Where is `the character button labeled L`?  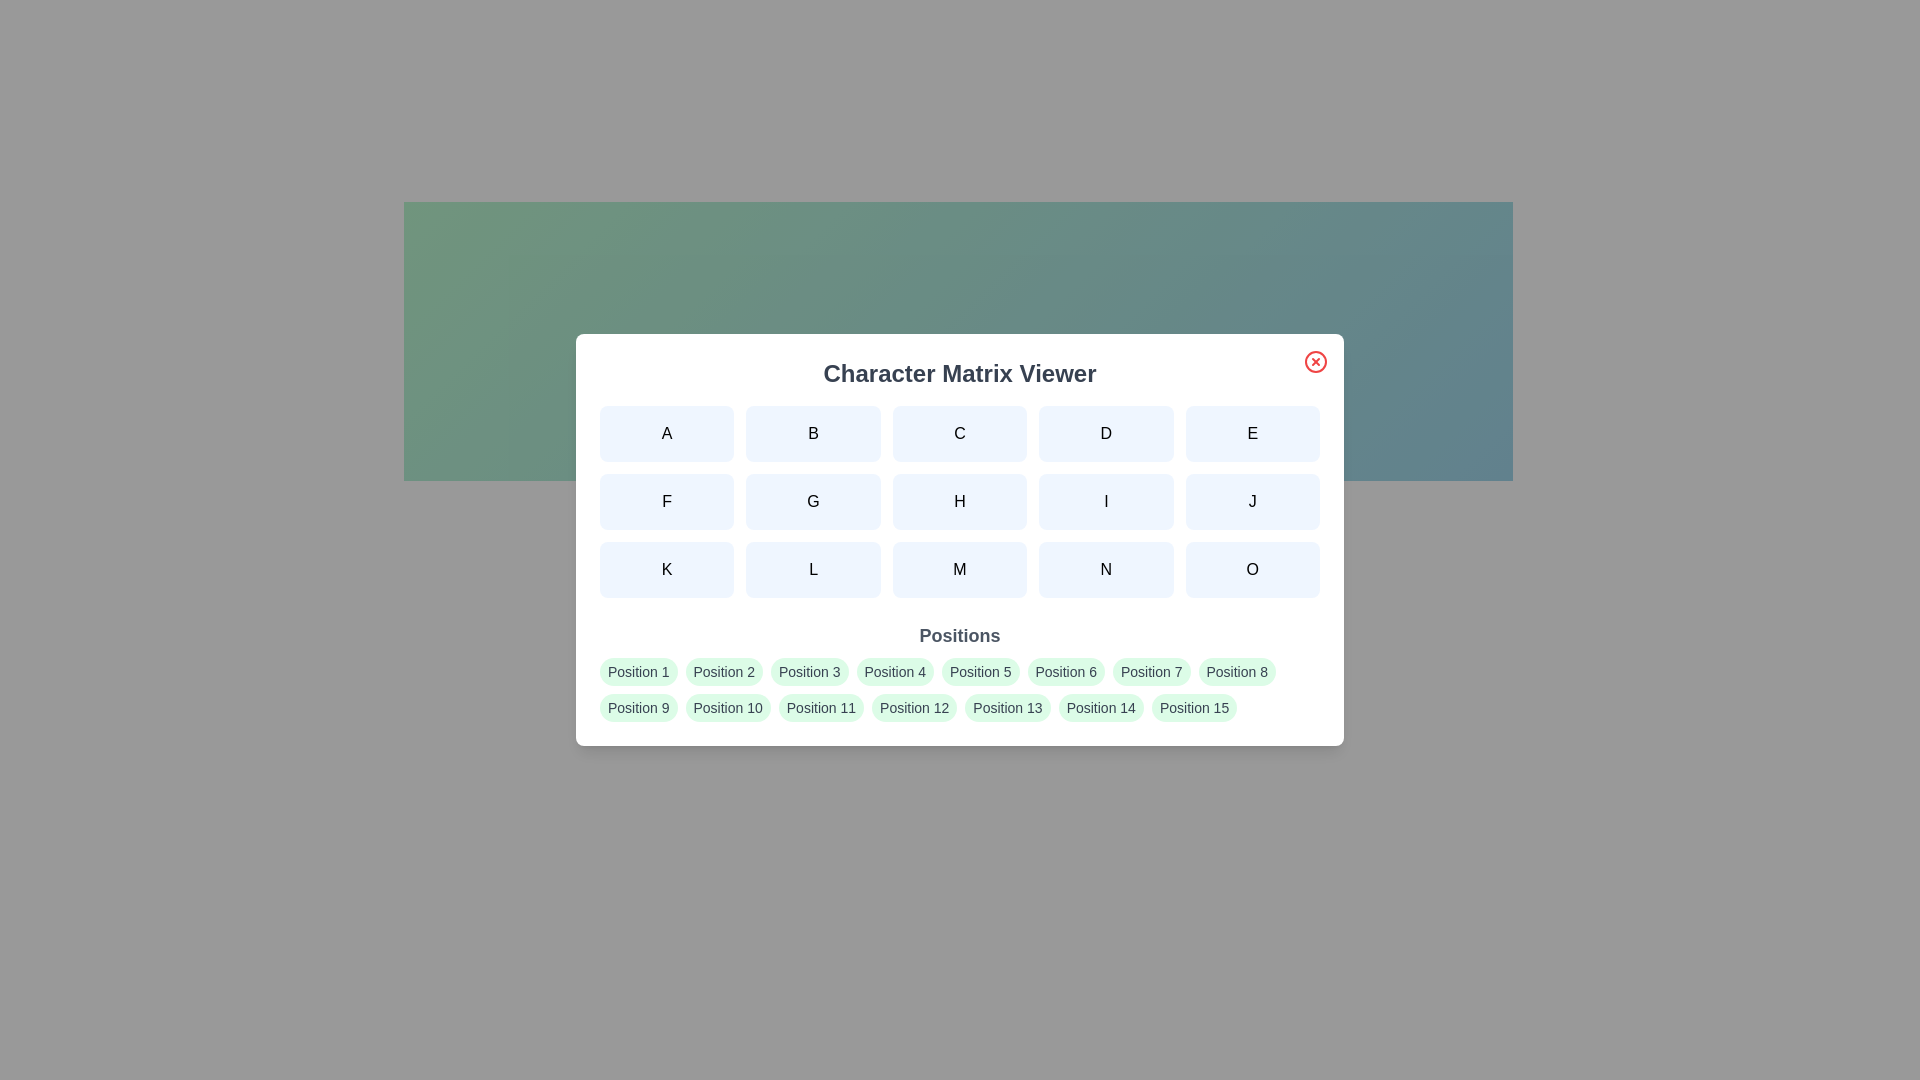
the character button labeled L is located at coordinates (812, 570).